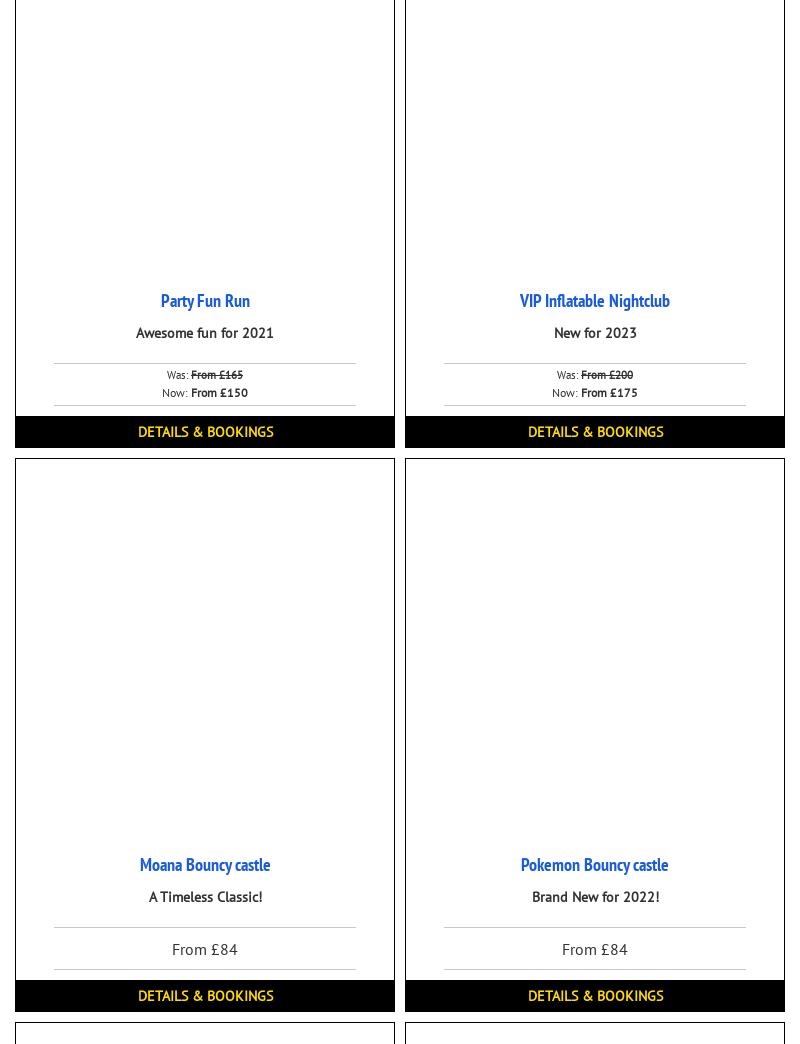  What do you see at coordinates (204, 864) in the screenshot?
I see `'Moana Bouncy castle'` at bounding box center [204, 864].